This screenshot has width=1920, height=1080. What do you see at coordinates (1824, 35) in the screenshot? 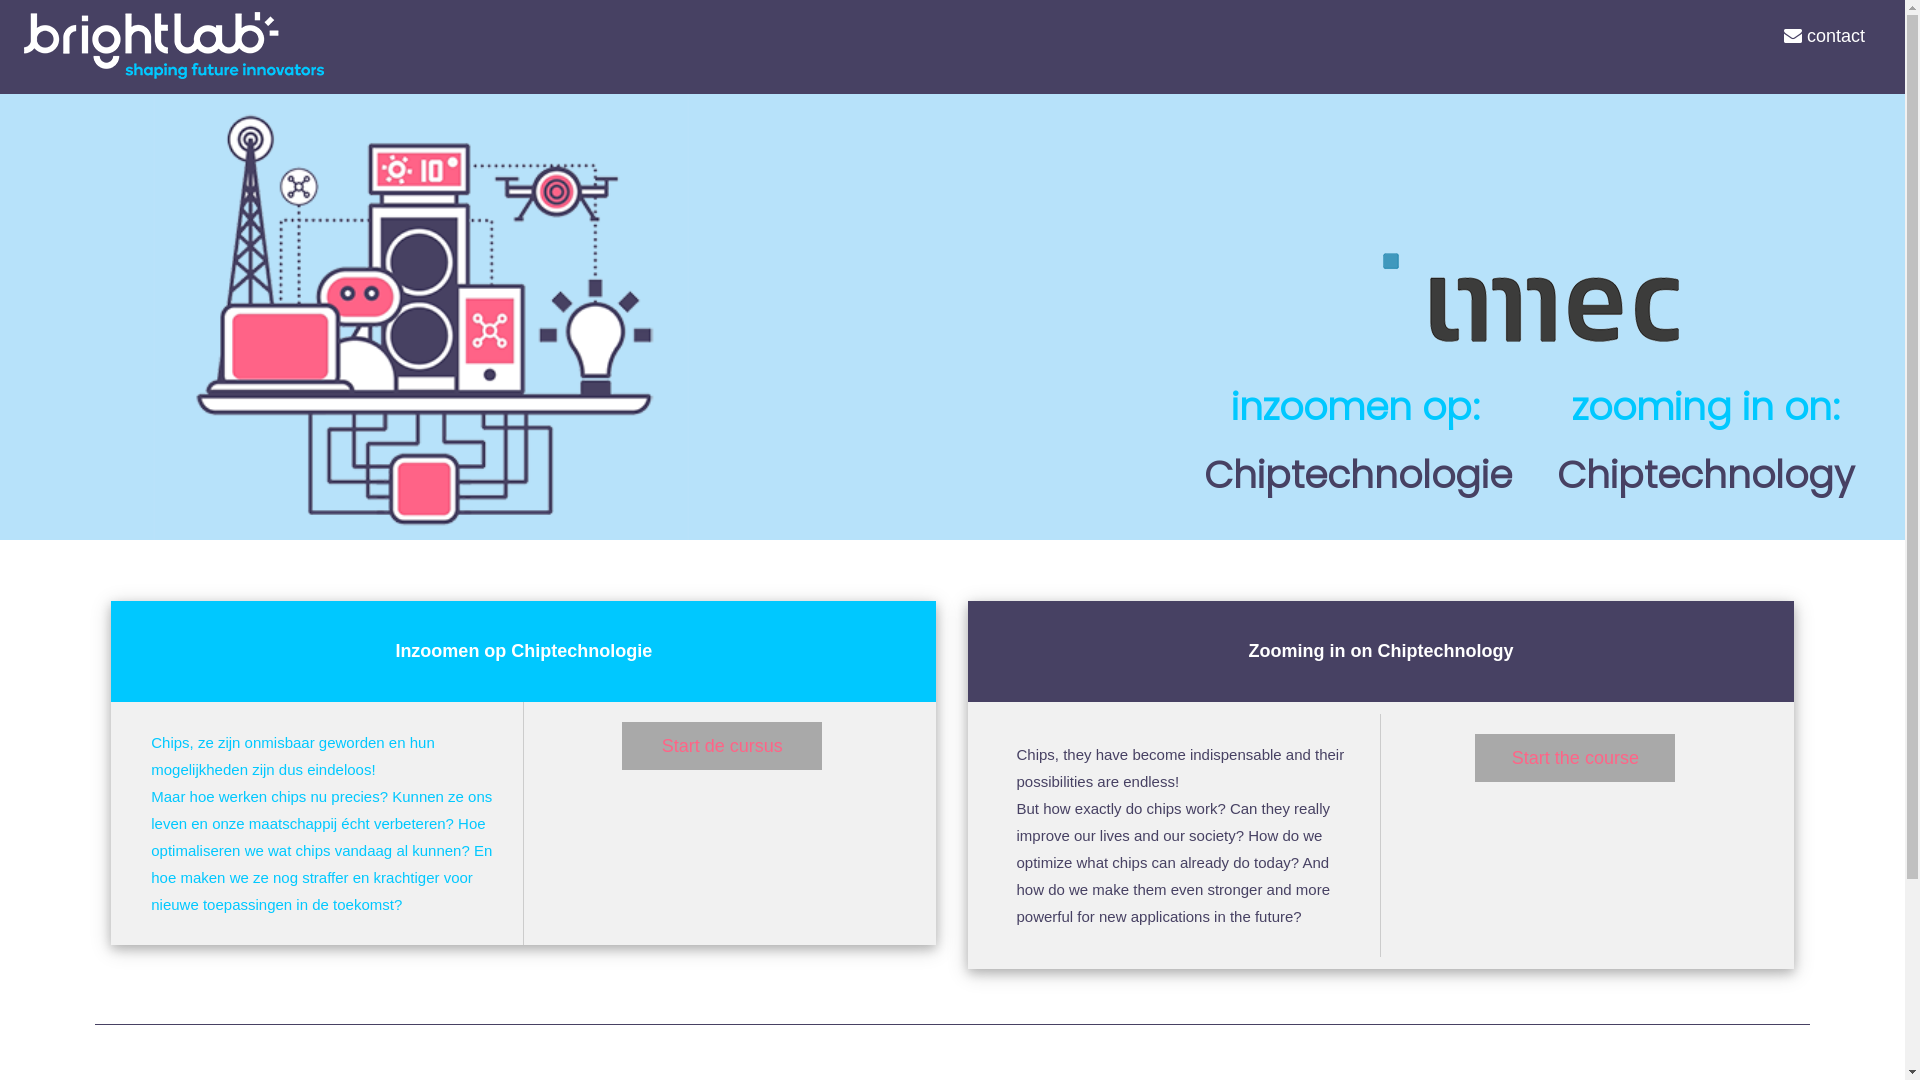
I see `'contact'` at bounding box center [1824, 35].